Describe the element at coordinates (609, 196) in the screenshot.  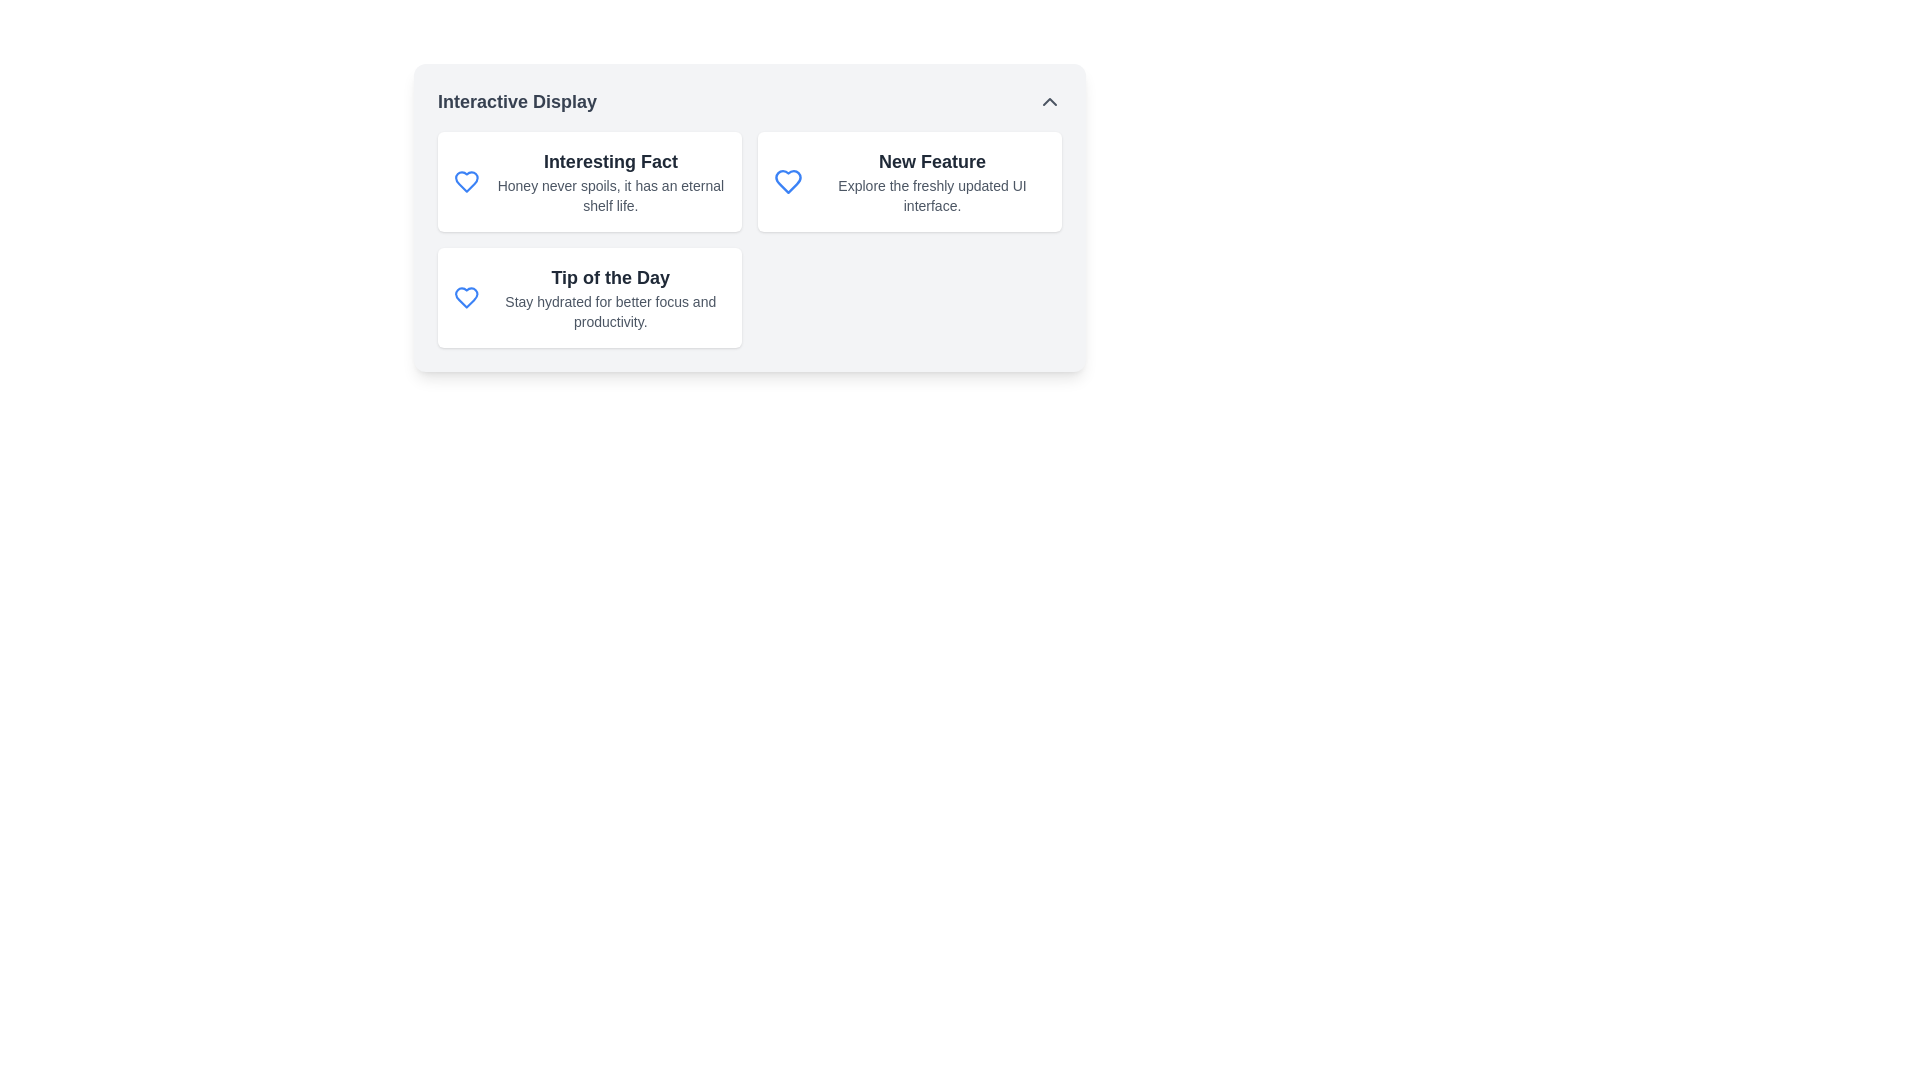
I see `the informational text label located within the 'Interesting Fact' card, which is the second line of content directly below the bolded title` at that location.